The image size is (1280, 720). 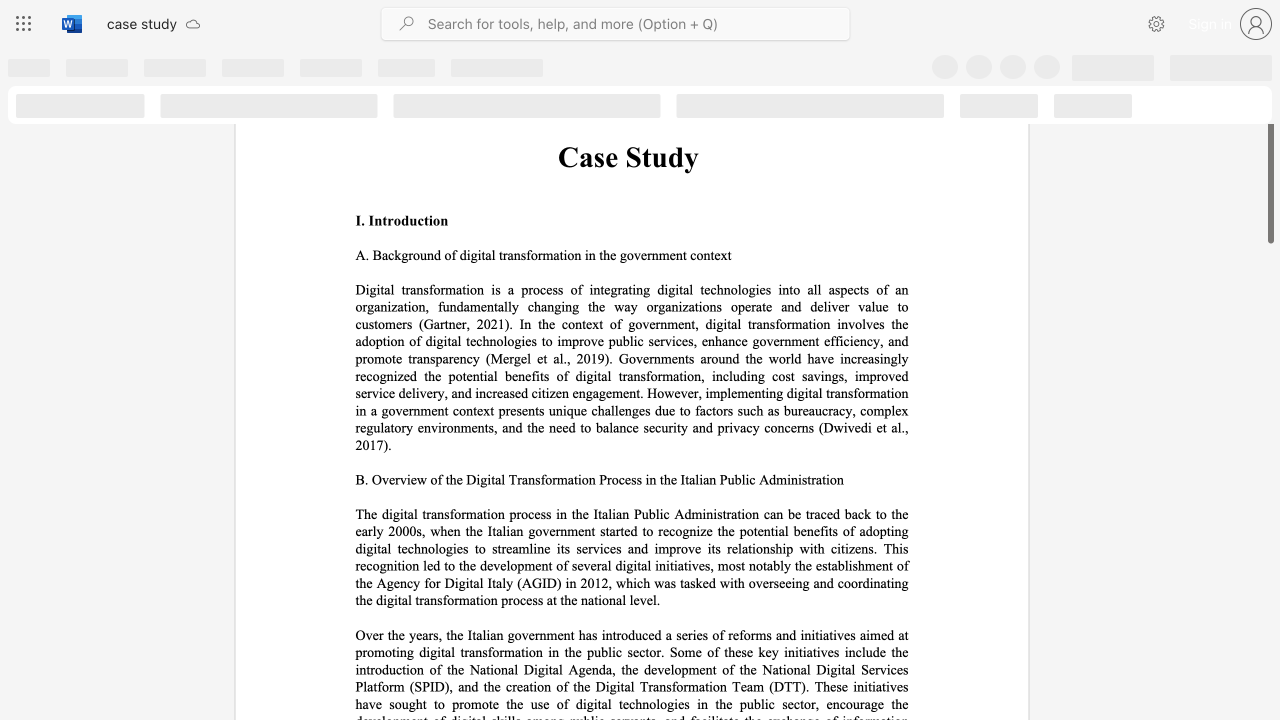 What do you see at coordinates (1269, 151) in the screenshot?
I see `the scrollbar and move up 10 pixels` at bounding box center [1269, 151].